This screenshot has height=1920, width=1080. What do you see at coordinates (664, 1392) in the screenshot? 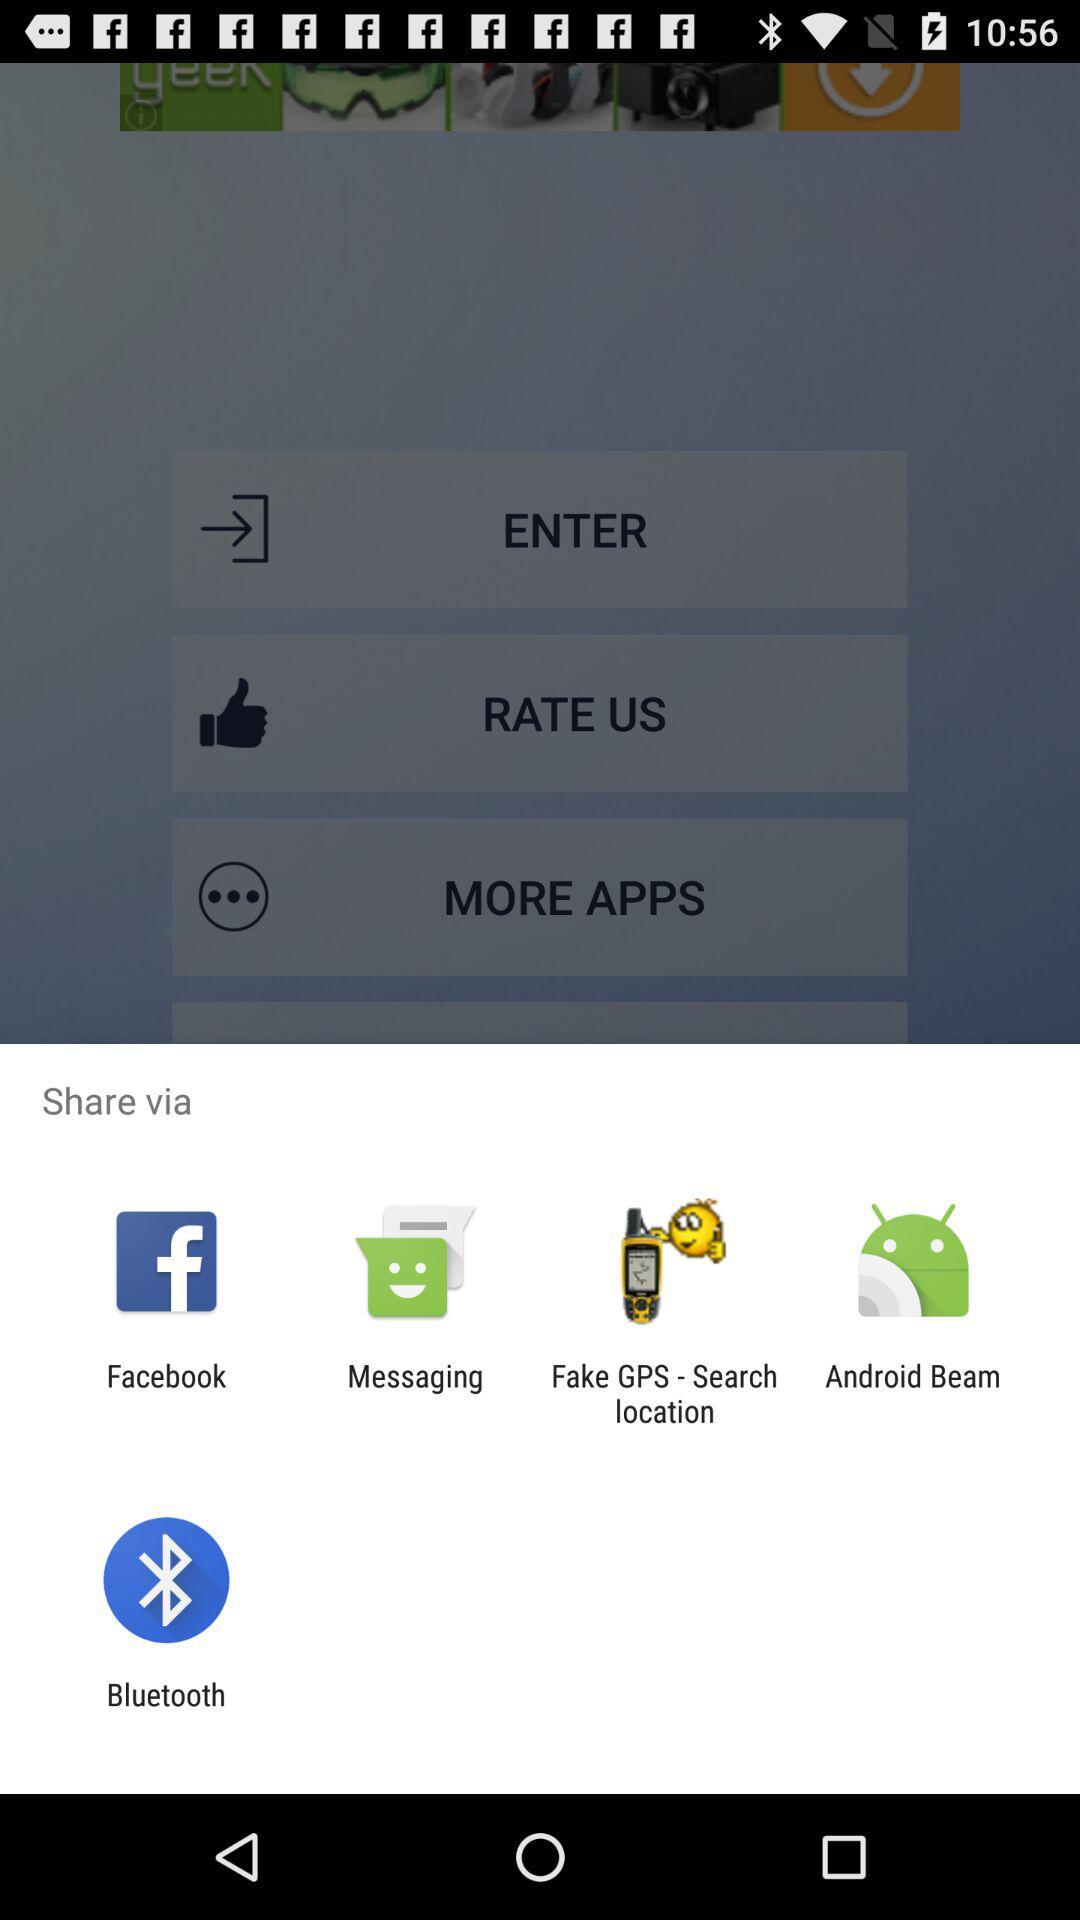
I see `item next to the android beam app` at bounding box center [664, 1392].